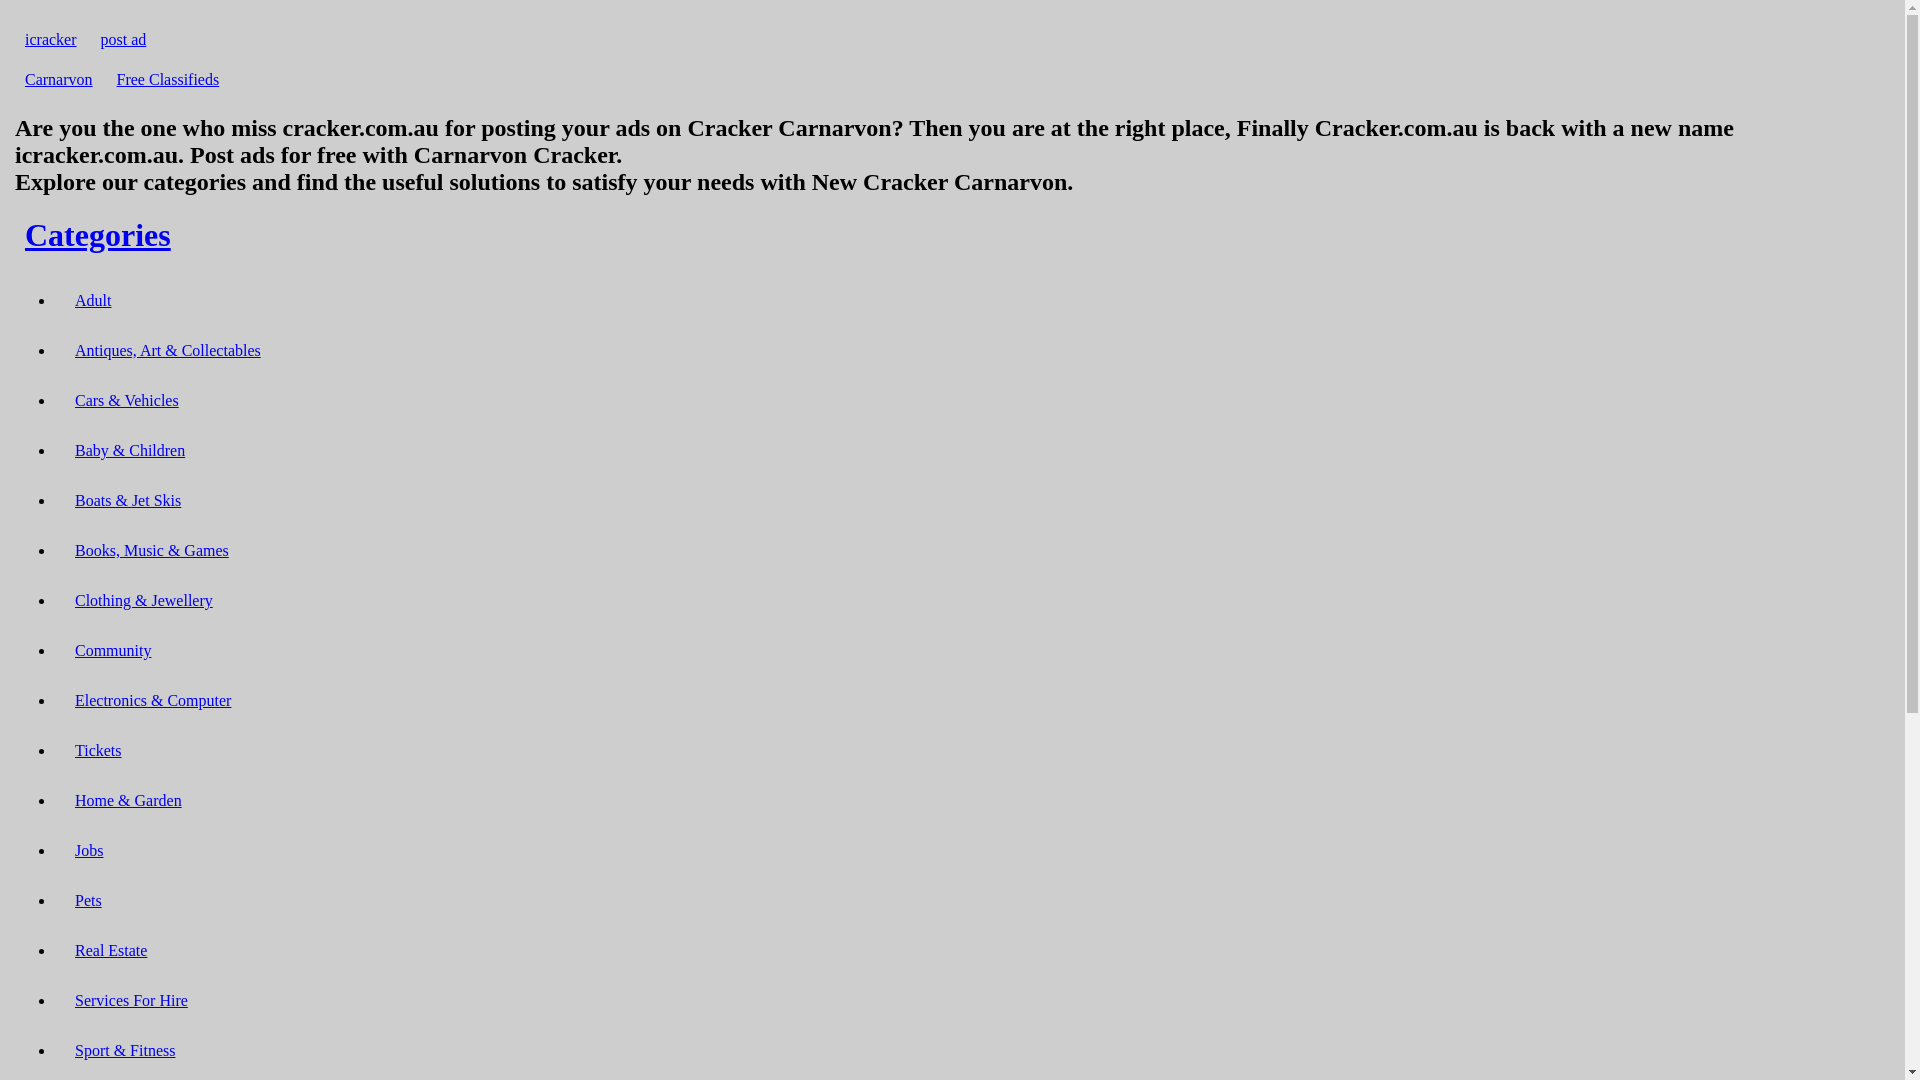 The width and height of the screenshot is (1920, 1080). Describe the element at coordinates (152, 699) in the screenshot. I see `'Electronics & Computer'` at that location.